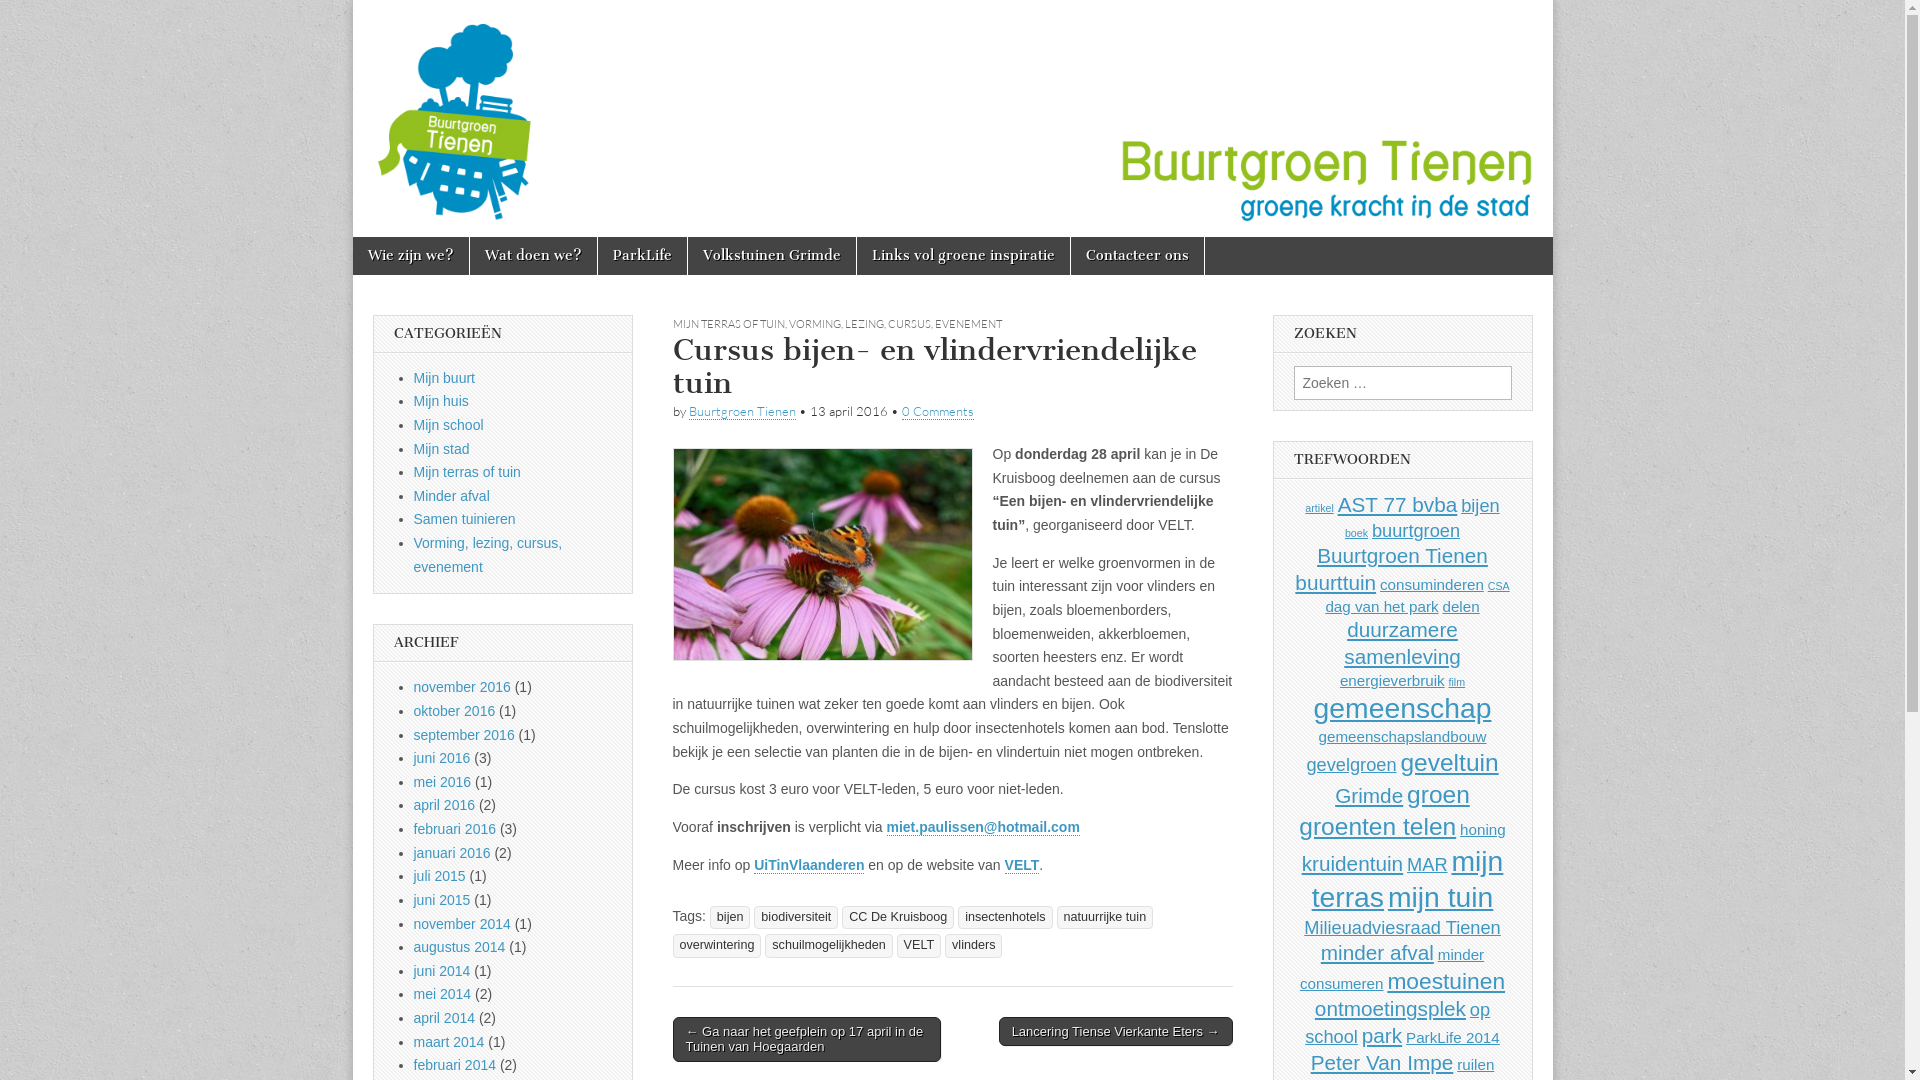 This screenshot has width=1920, height=1080. Describe the element at coordinates (1136, 254) in the screenshot. I see `'Contacteer ons'` at that location.